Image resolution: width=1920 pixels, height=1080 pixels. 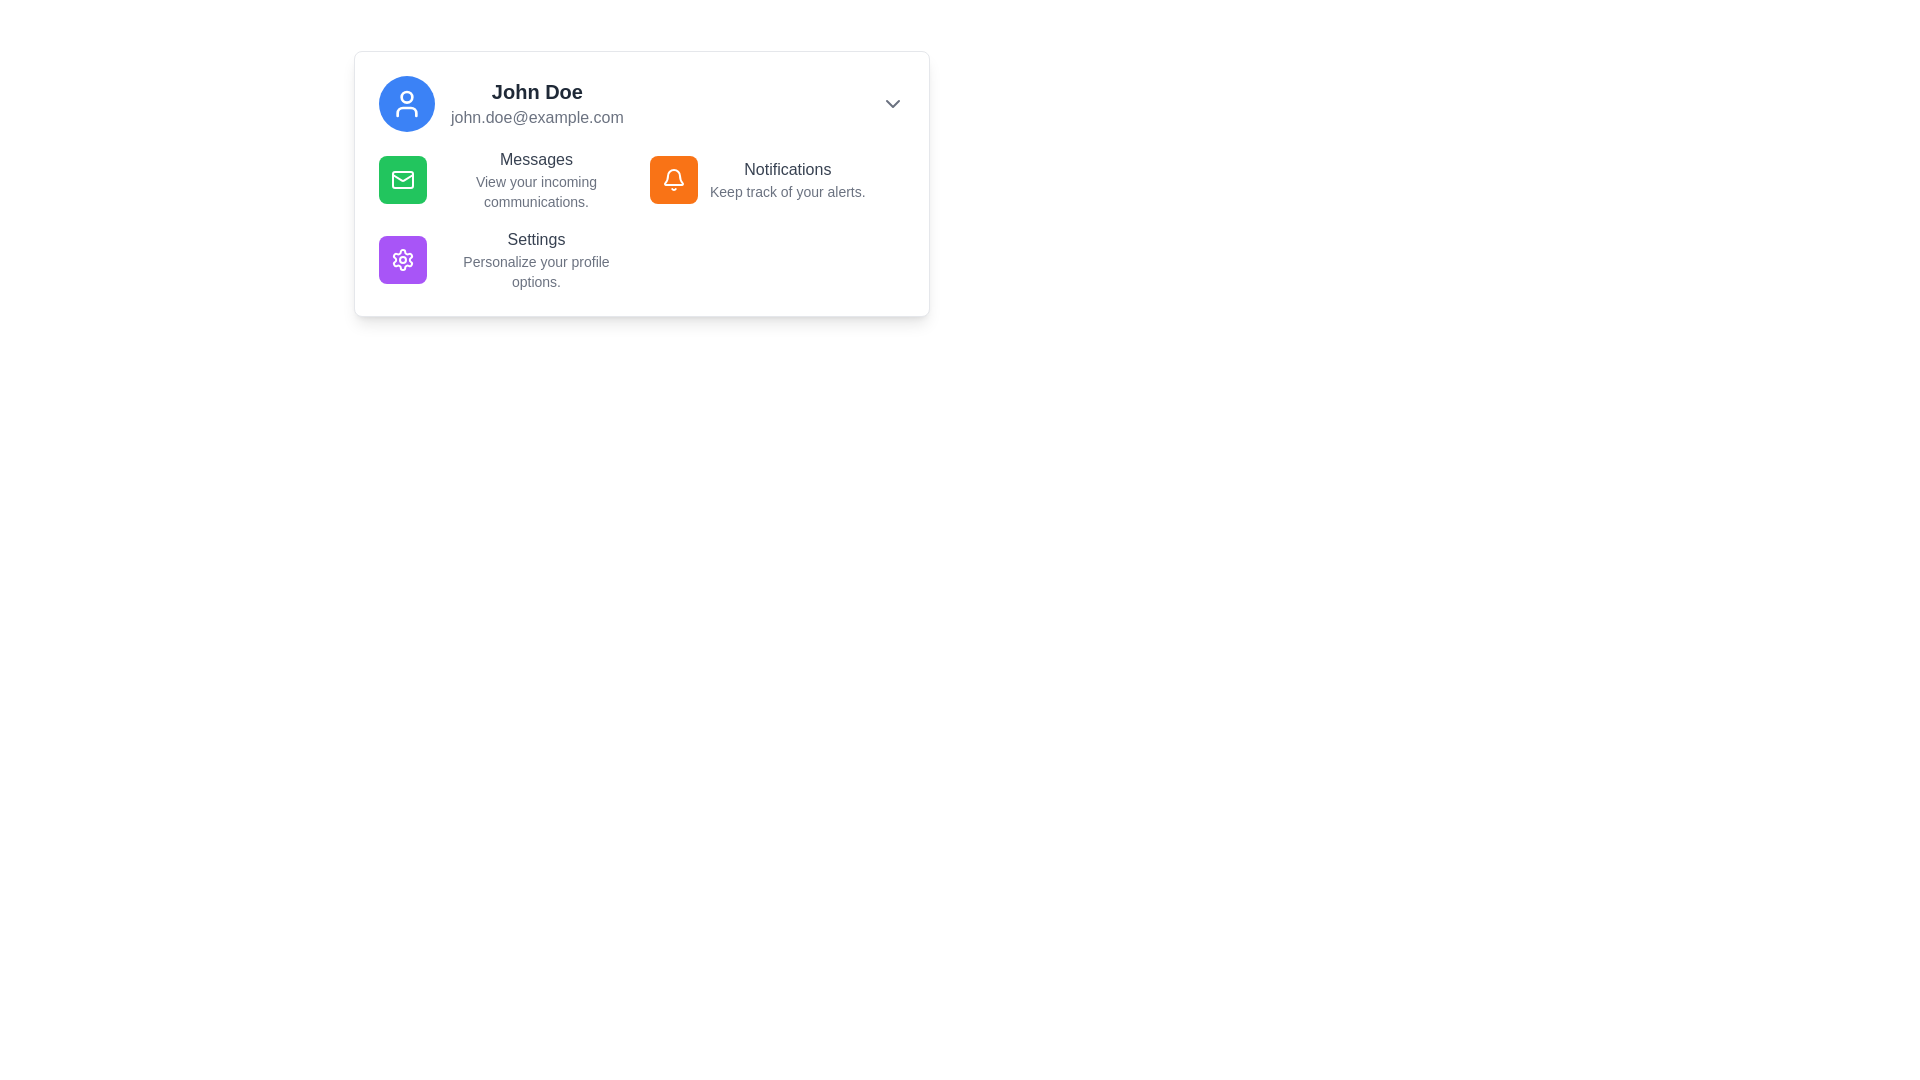 What do you see at coordinates (506, 258) in the screenshot?
I see `the settings button located at the bottom-left of the interface, which is the third option in a grid of three labeled options including 'Messages' and 'Notifications'` at bounding box center [506, 258].